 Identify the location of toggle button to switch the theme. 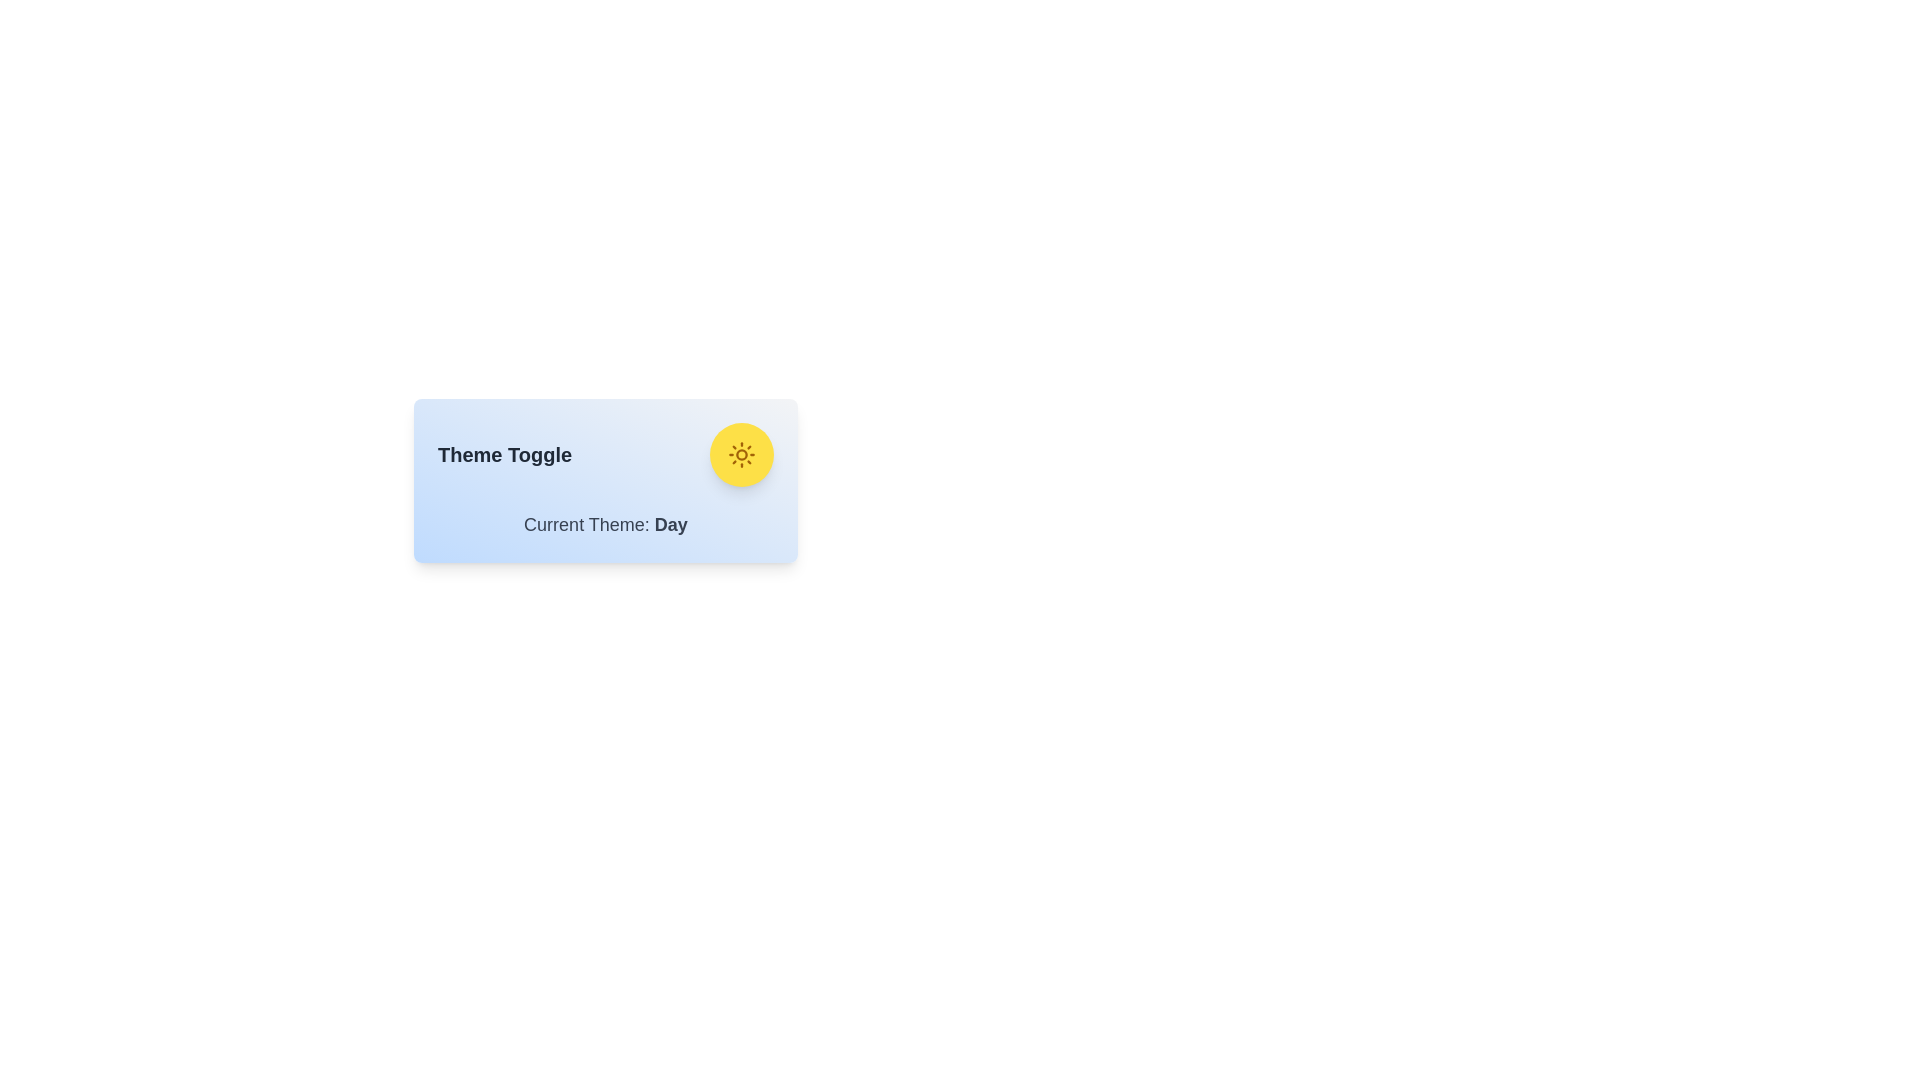
(741, 455).